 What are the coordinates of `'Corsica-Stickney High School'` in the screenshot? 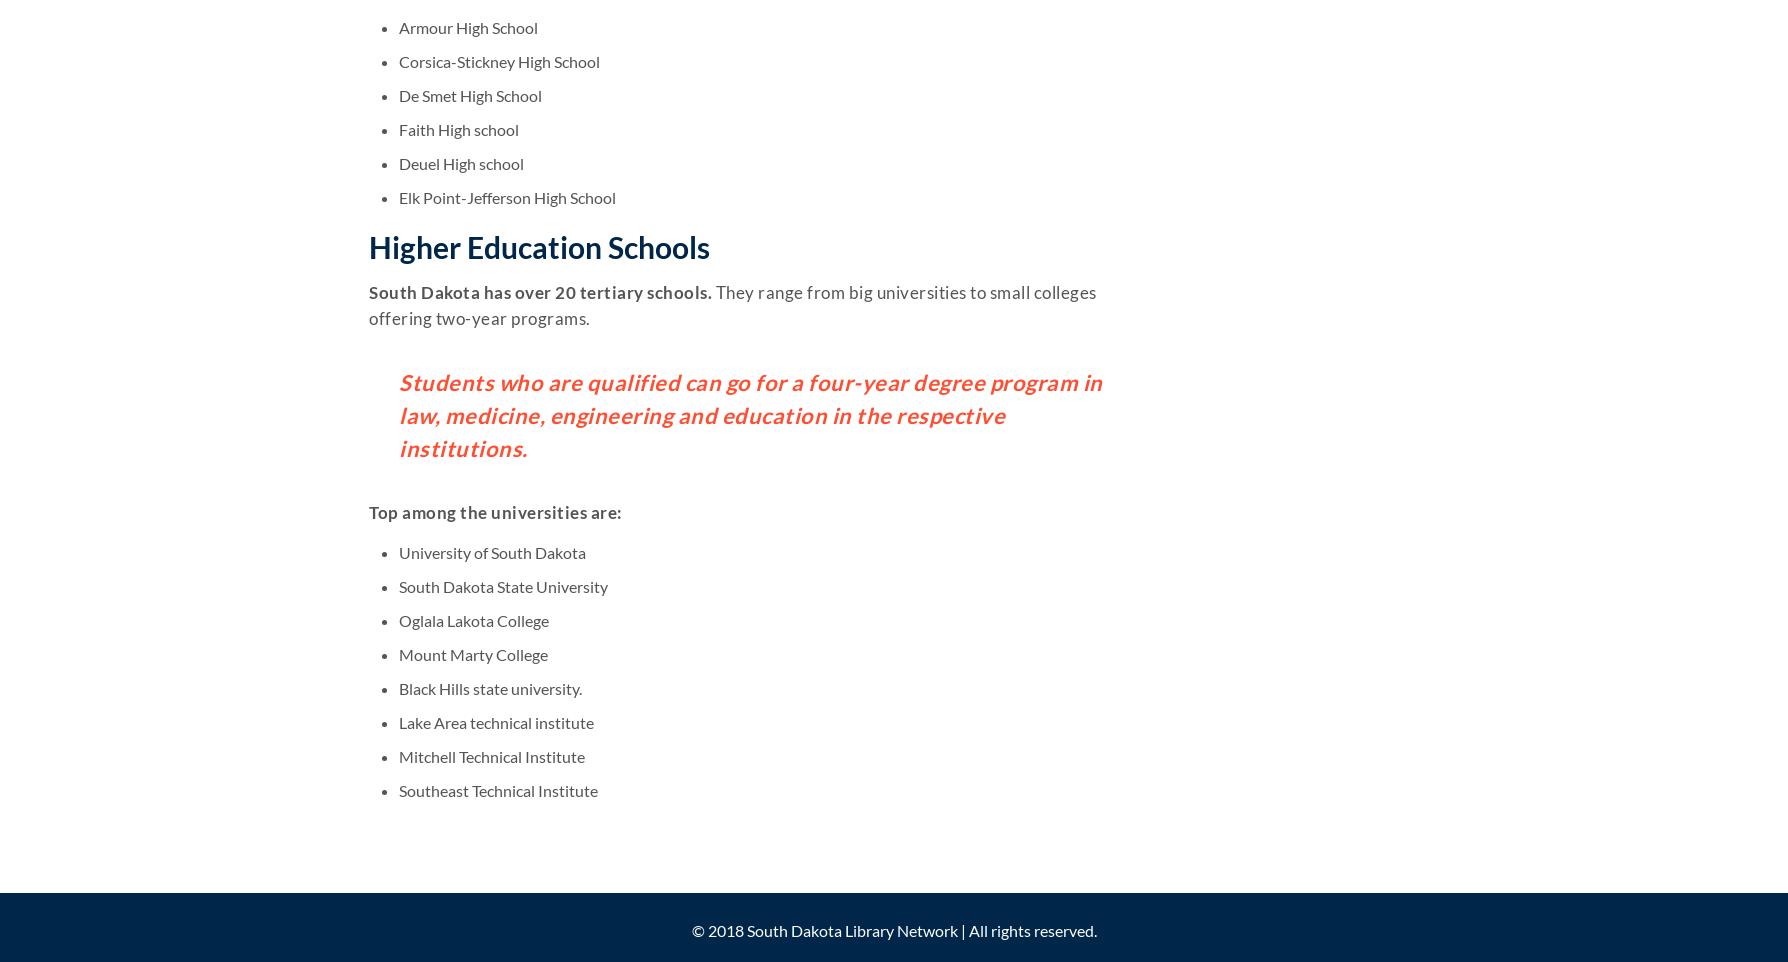 It's located at (499, 61).